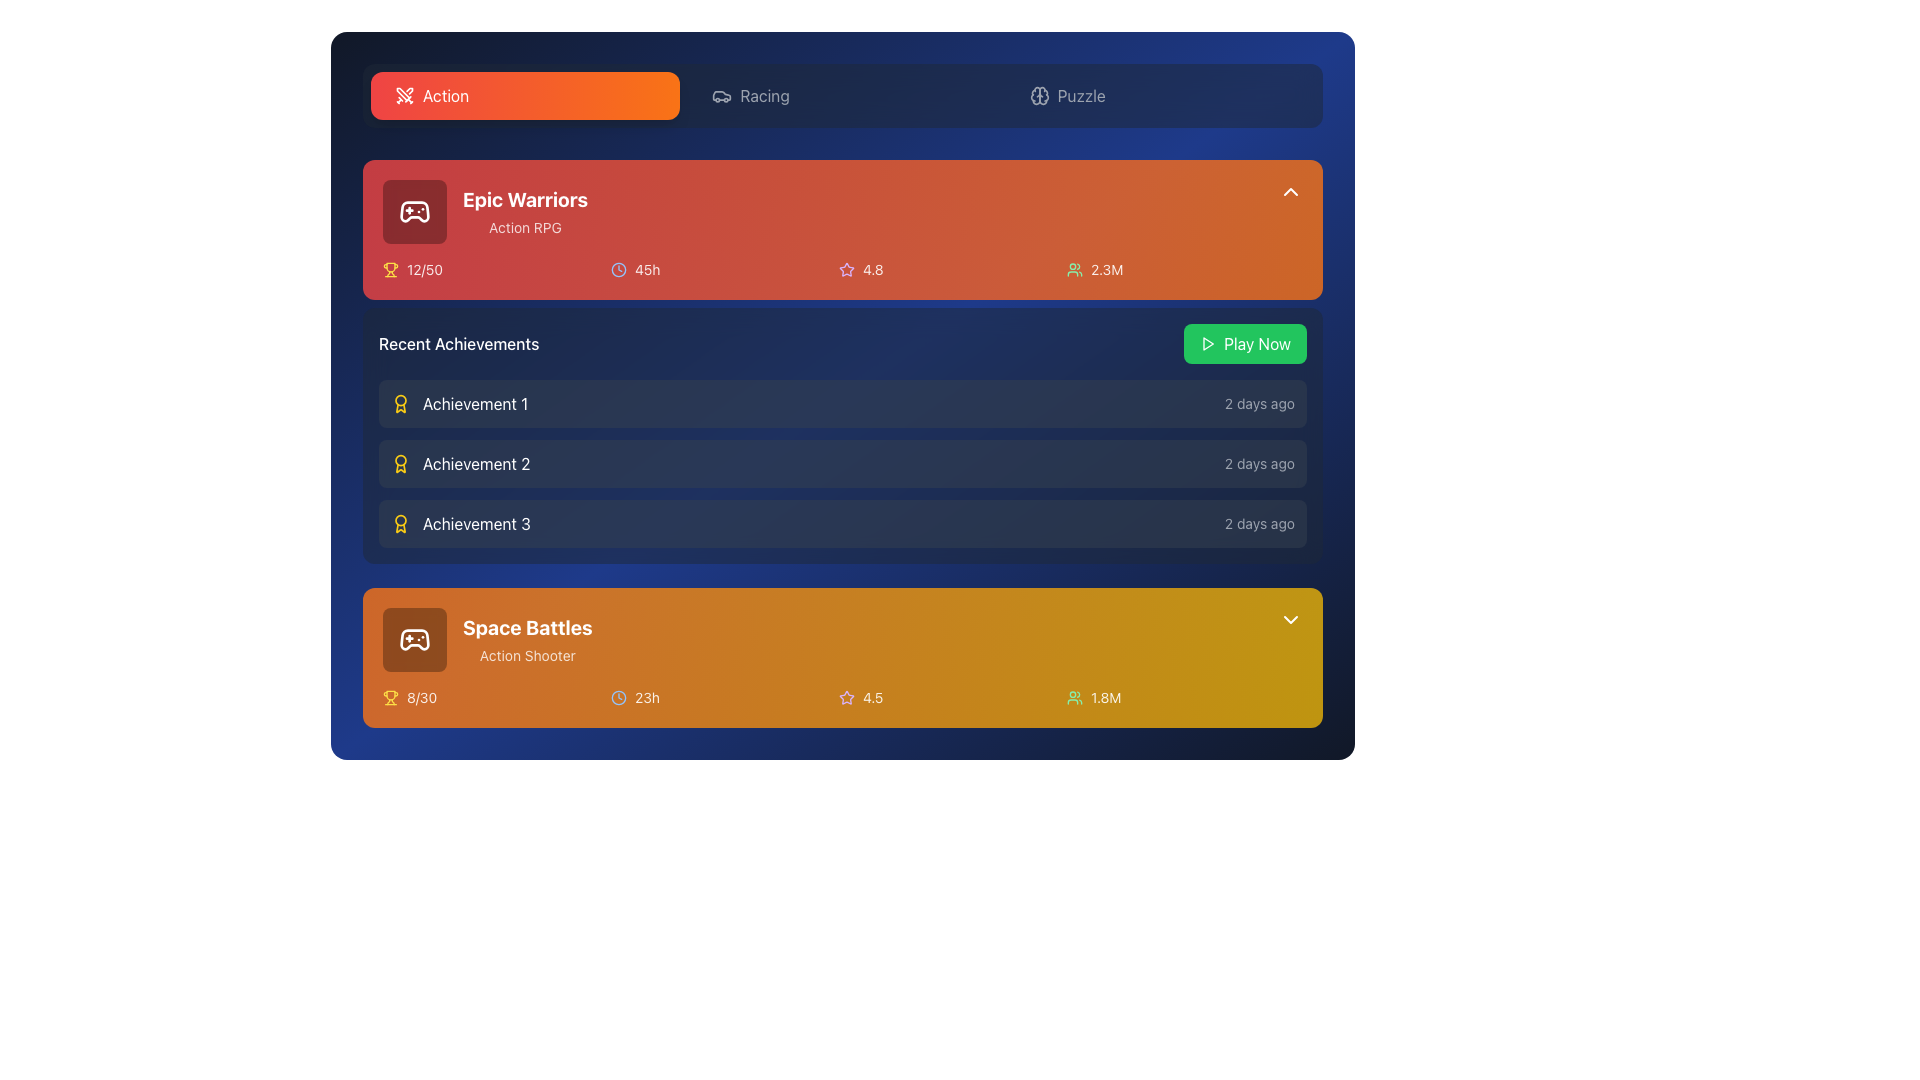  What do you see at coordinates (390, 697) in the screenshot?
I see `the progress icon located within the orange background panel under the game title 'Space Battles', positioned to the left of the text '8/30'` at bounding box center [390, 697].